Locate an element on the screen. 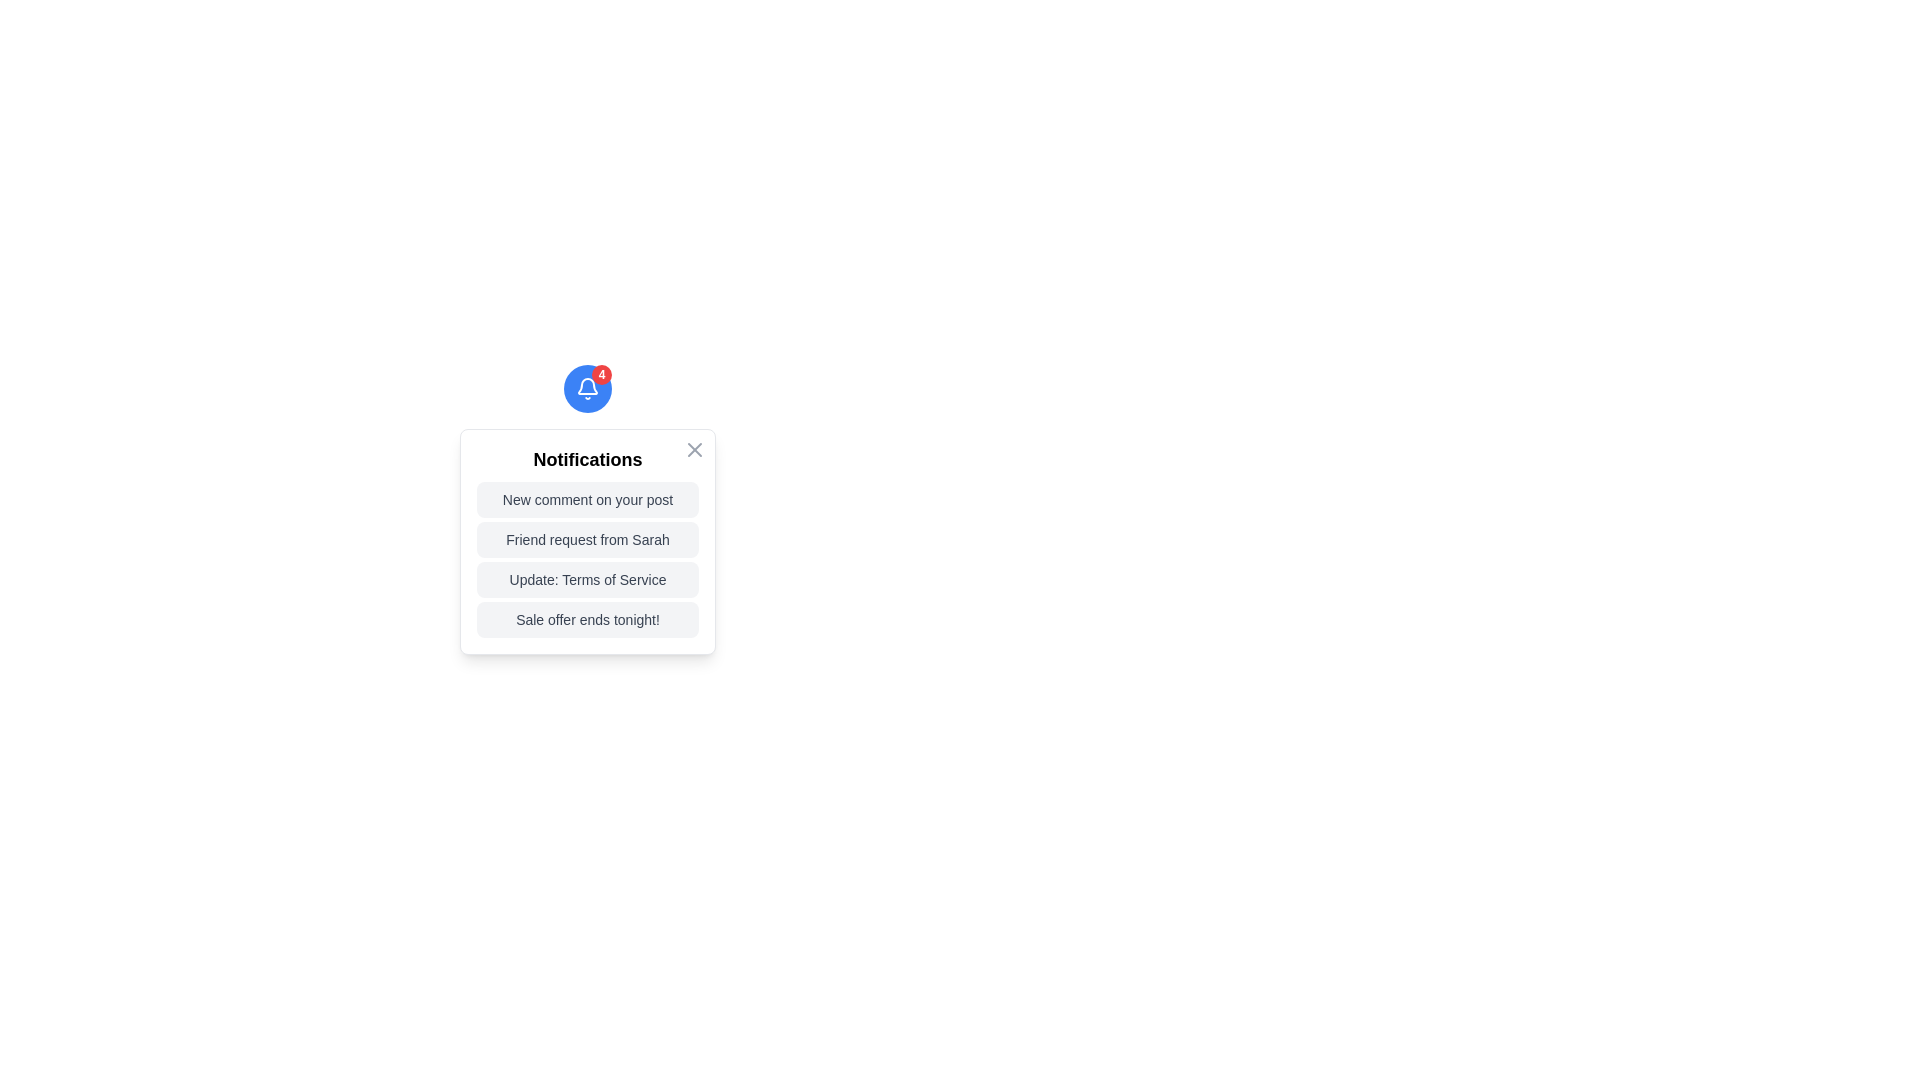  the static text label displaying 'Update: Terms of Service', which is the third notification item in the modal is located at coordinates (587, 579).